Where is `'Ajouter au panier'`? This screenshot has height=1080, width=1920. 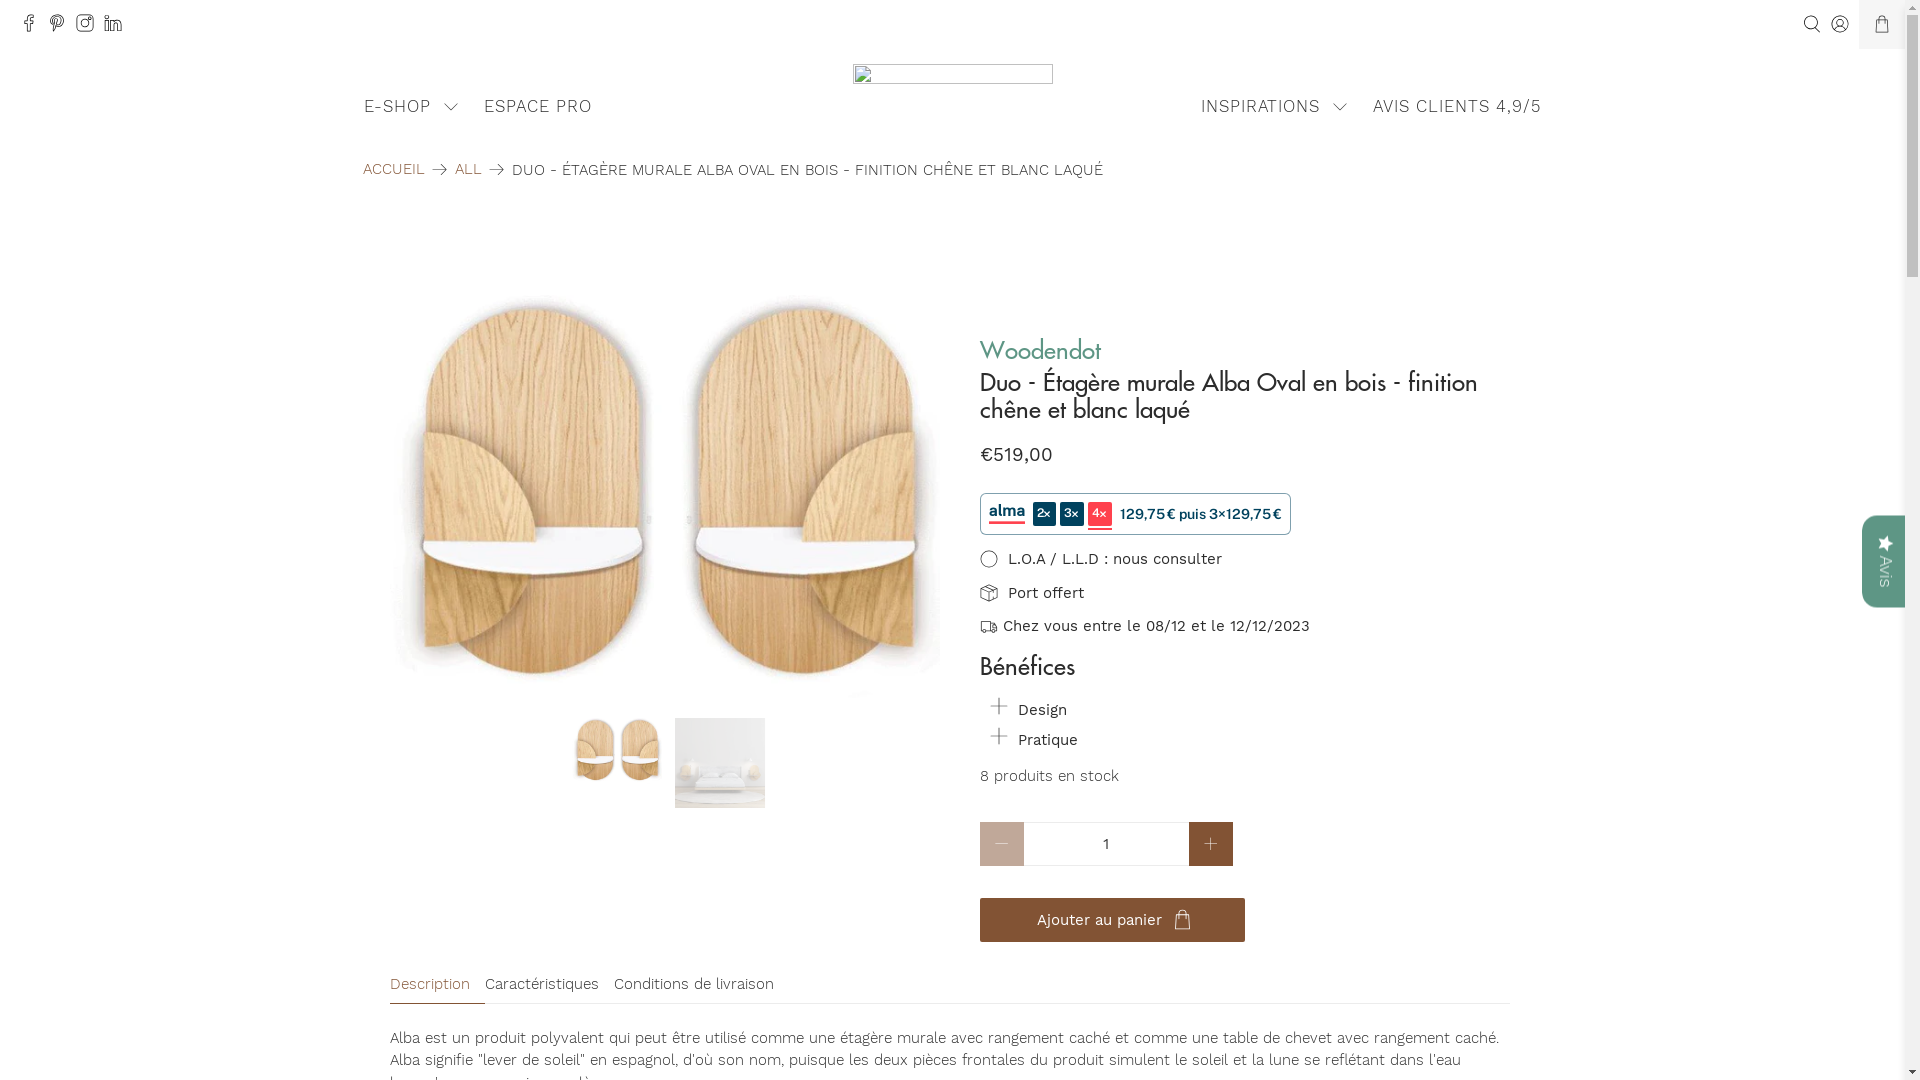
'Ajouter au panier' is located at coordinates (979, 920).